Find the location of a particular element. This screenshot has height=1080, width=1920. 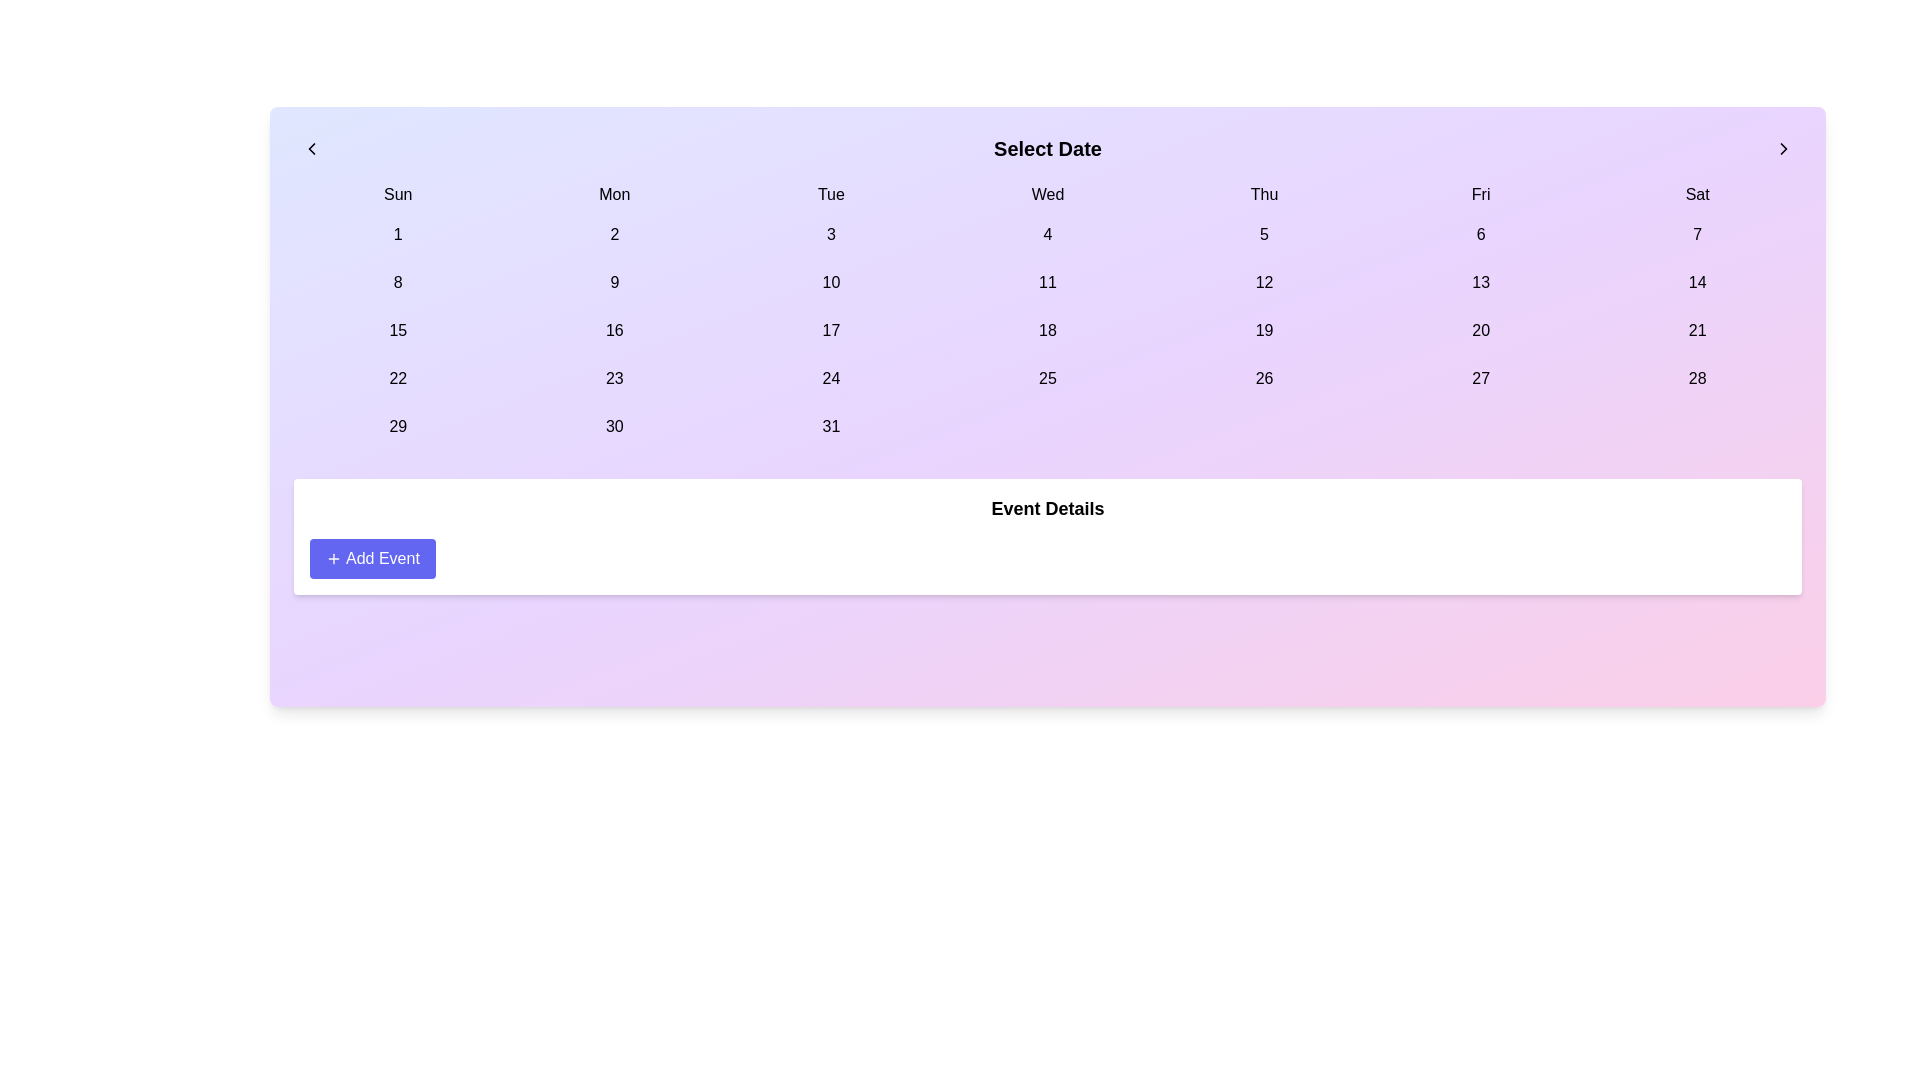

the centrally positioned text element that serves as a title or label, indicating the action or context of selecting a date is located at coordinates (1046, 148).